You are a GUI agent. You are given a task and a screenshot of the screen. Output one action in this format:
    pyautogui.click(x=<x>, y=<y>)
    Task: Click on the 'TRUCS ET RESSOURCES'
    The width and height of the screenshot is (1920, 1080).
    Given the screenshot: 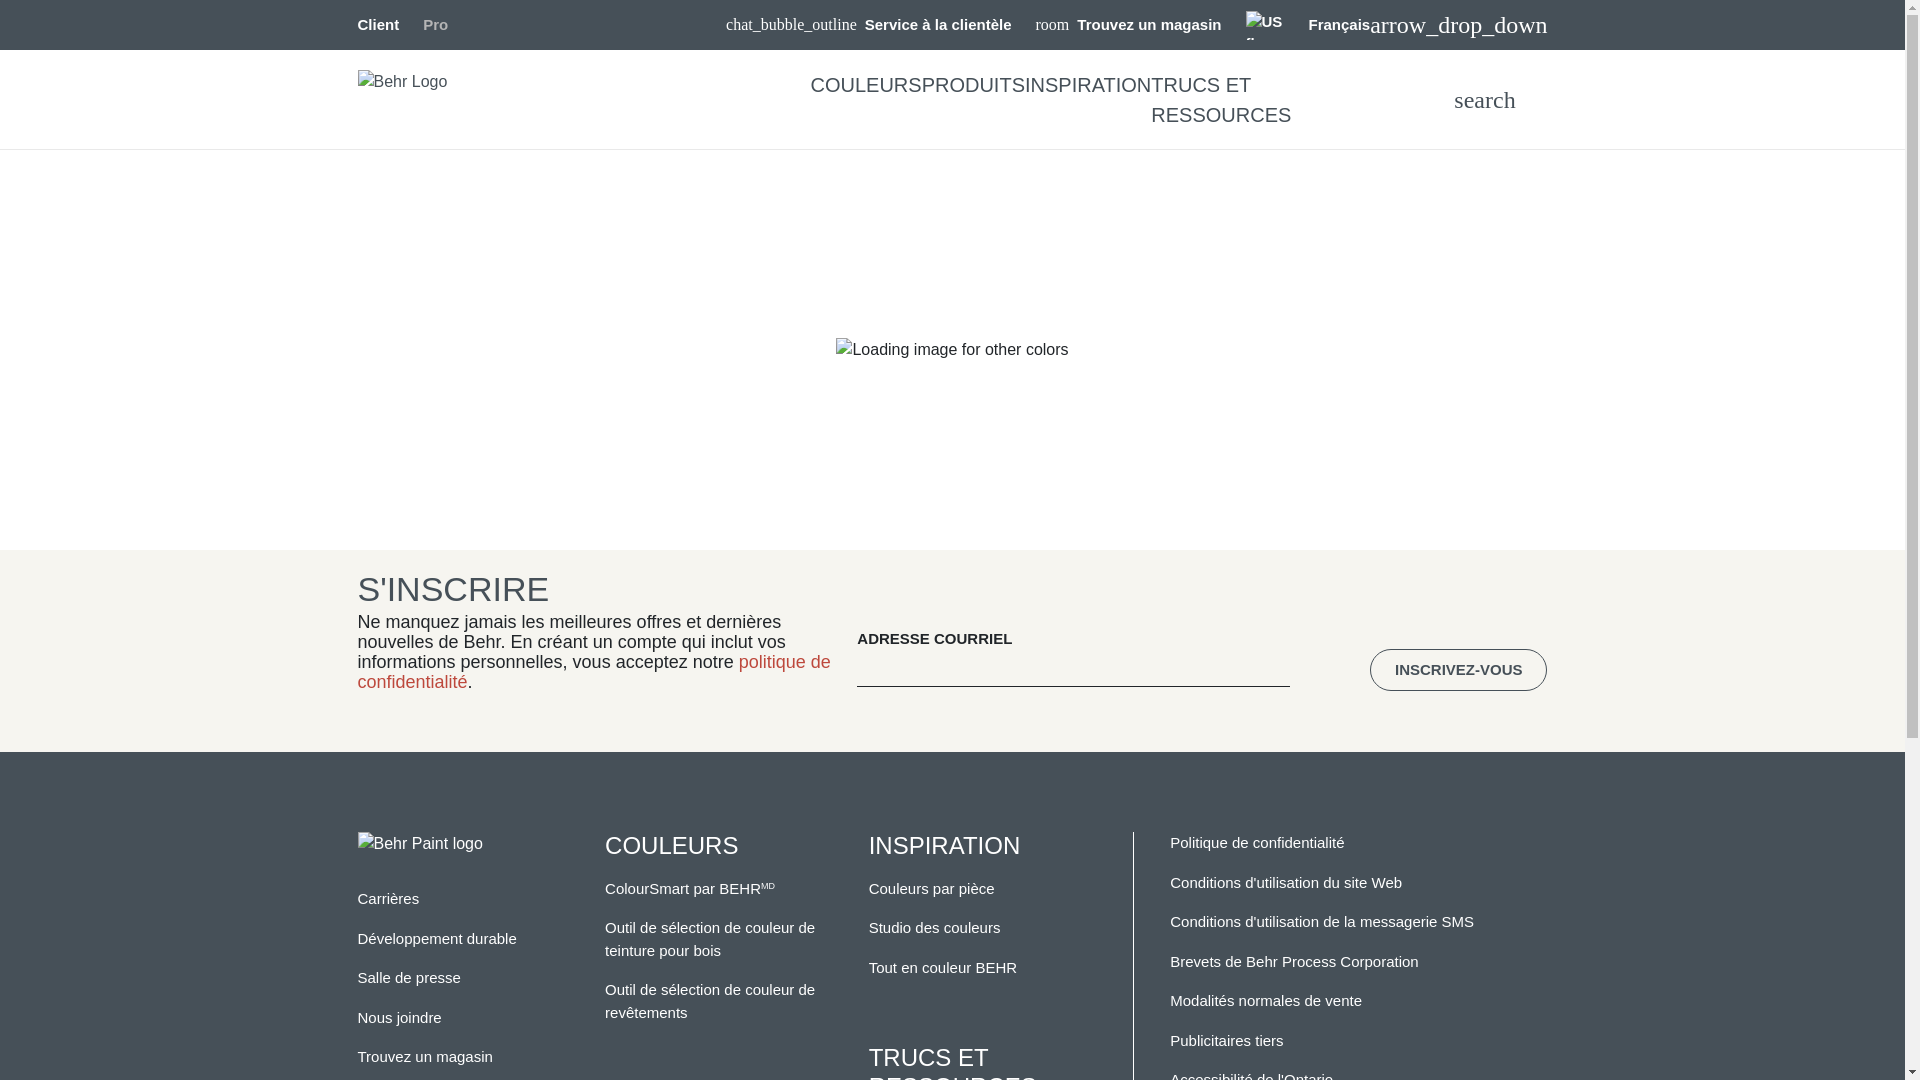 What is the action you would take?
    pyautogui.click(x=1219, y=100)
    